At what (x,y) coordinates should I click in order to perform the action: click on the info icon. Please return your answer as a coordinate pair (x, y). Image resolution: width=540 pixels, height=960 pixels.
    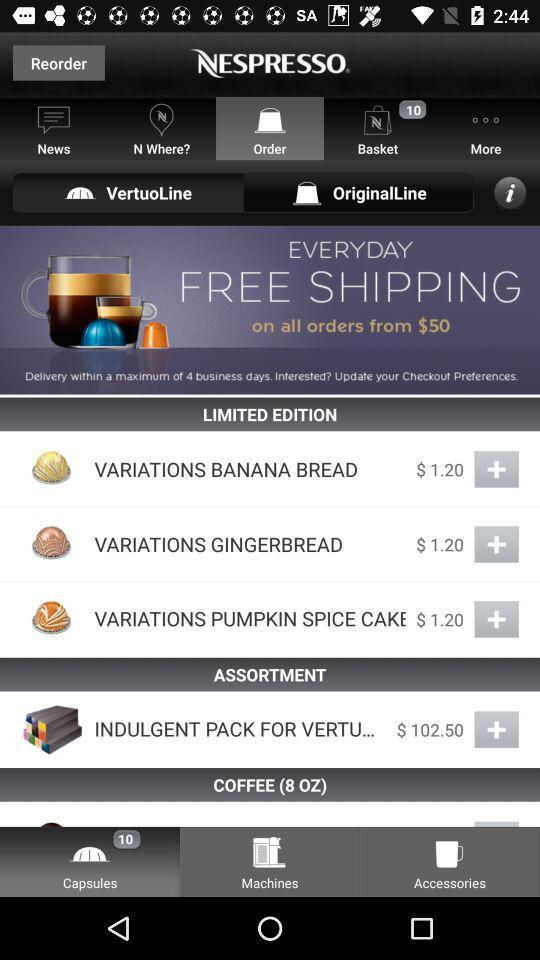
    Looking at the image, I should click on (510, 192).